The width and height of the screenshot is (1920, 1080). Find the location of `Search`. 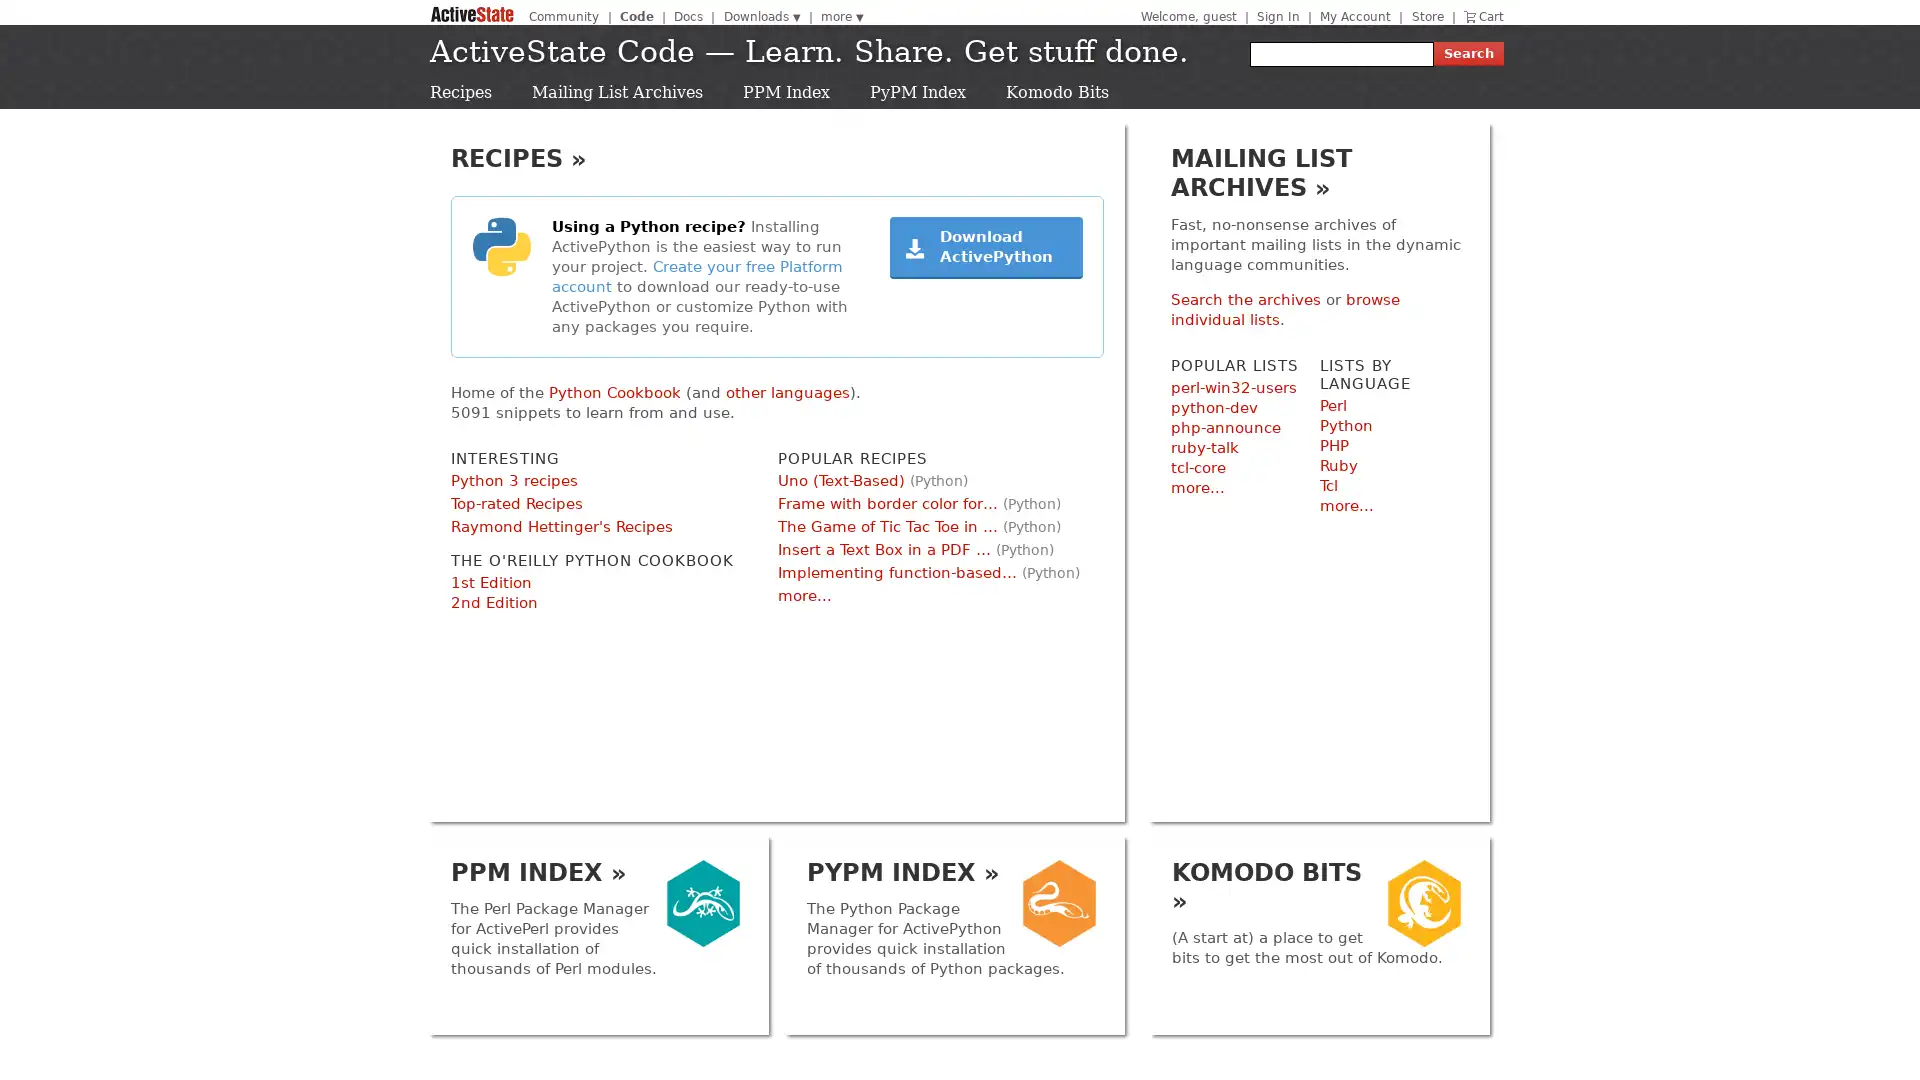

Search is located at coordinates (1468, 53).